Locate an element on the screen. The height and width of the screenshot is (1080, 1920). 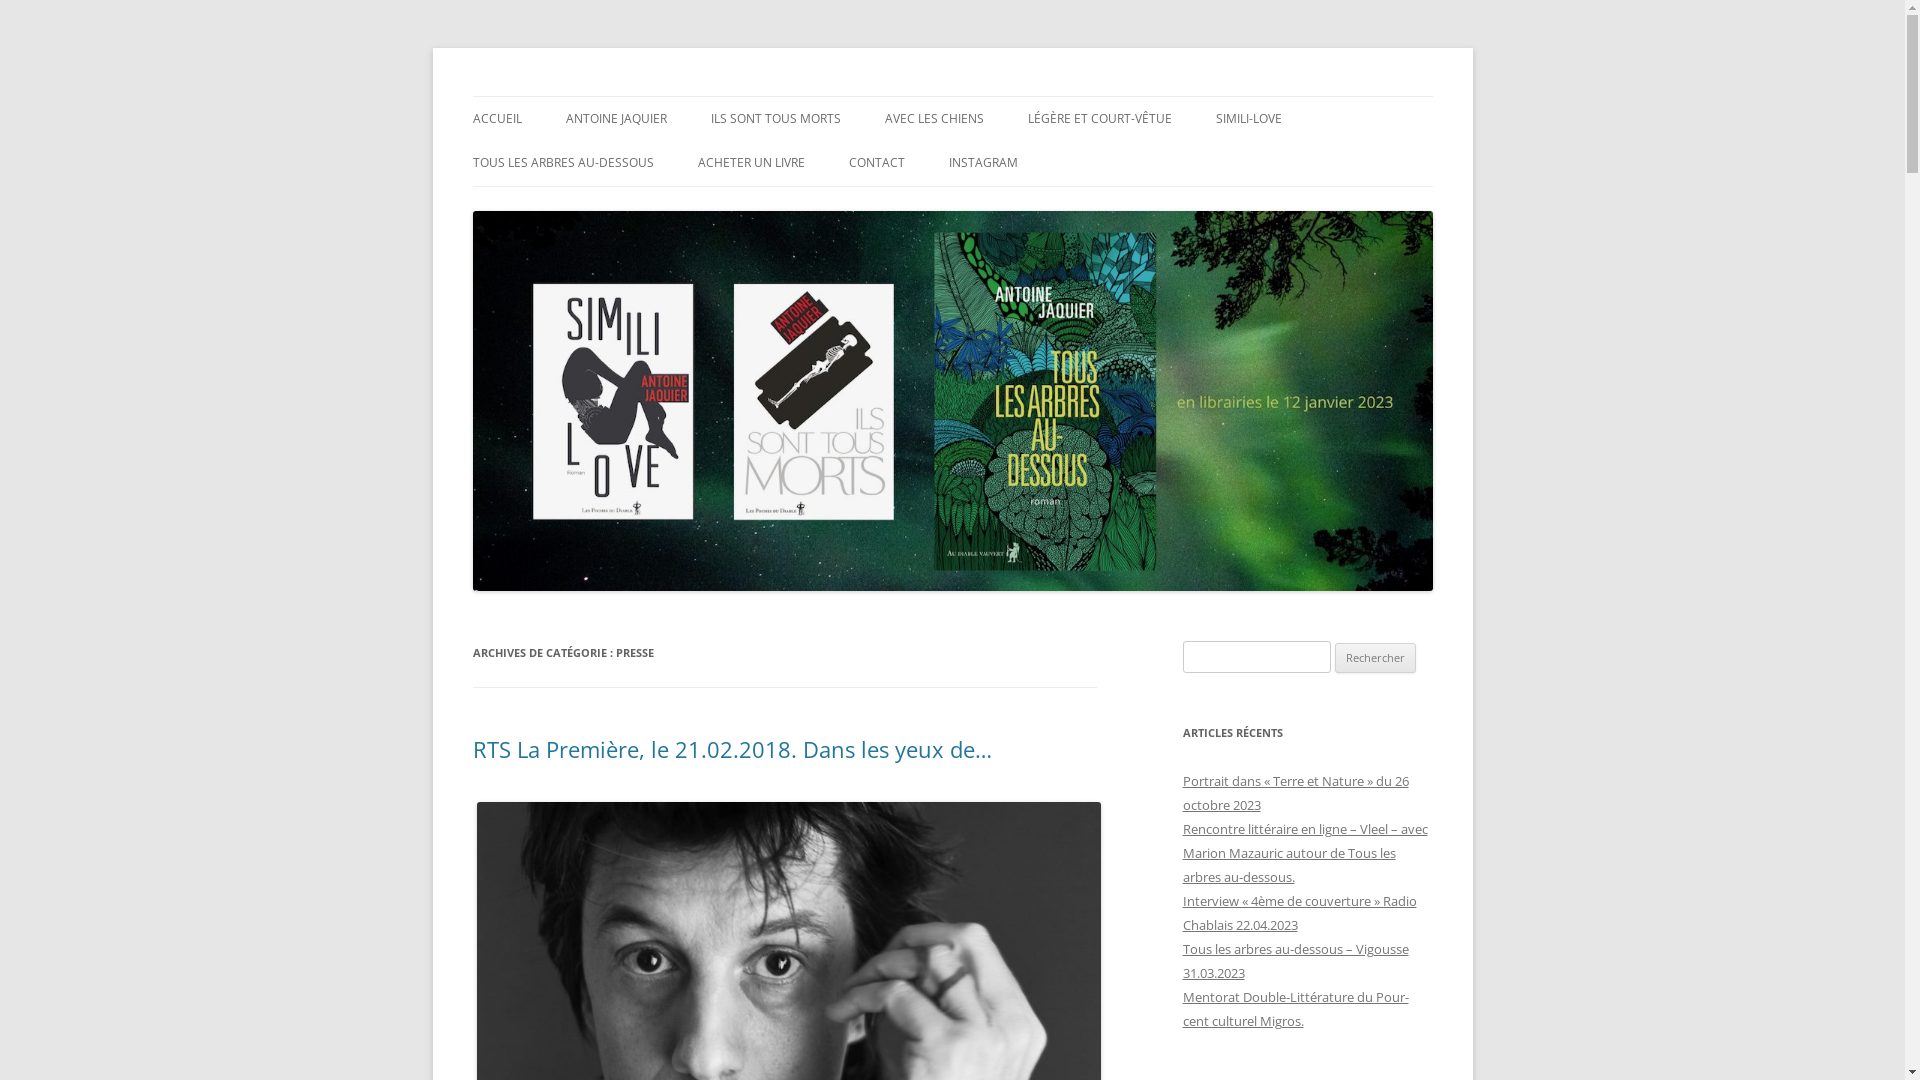
'CONTACT' is located at coordinates (875, 161).